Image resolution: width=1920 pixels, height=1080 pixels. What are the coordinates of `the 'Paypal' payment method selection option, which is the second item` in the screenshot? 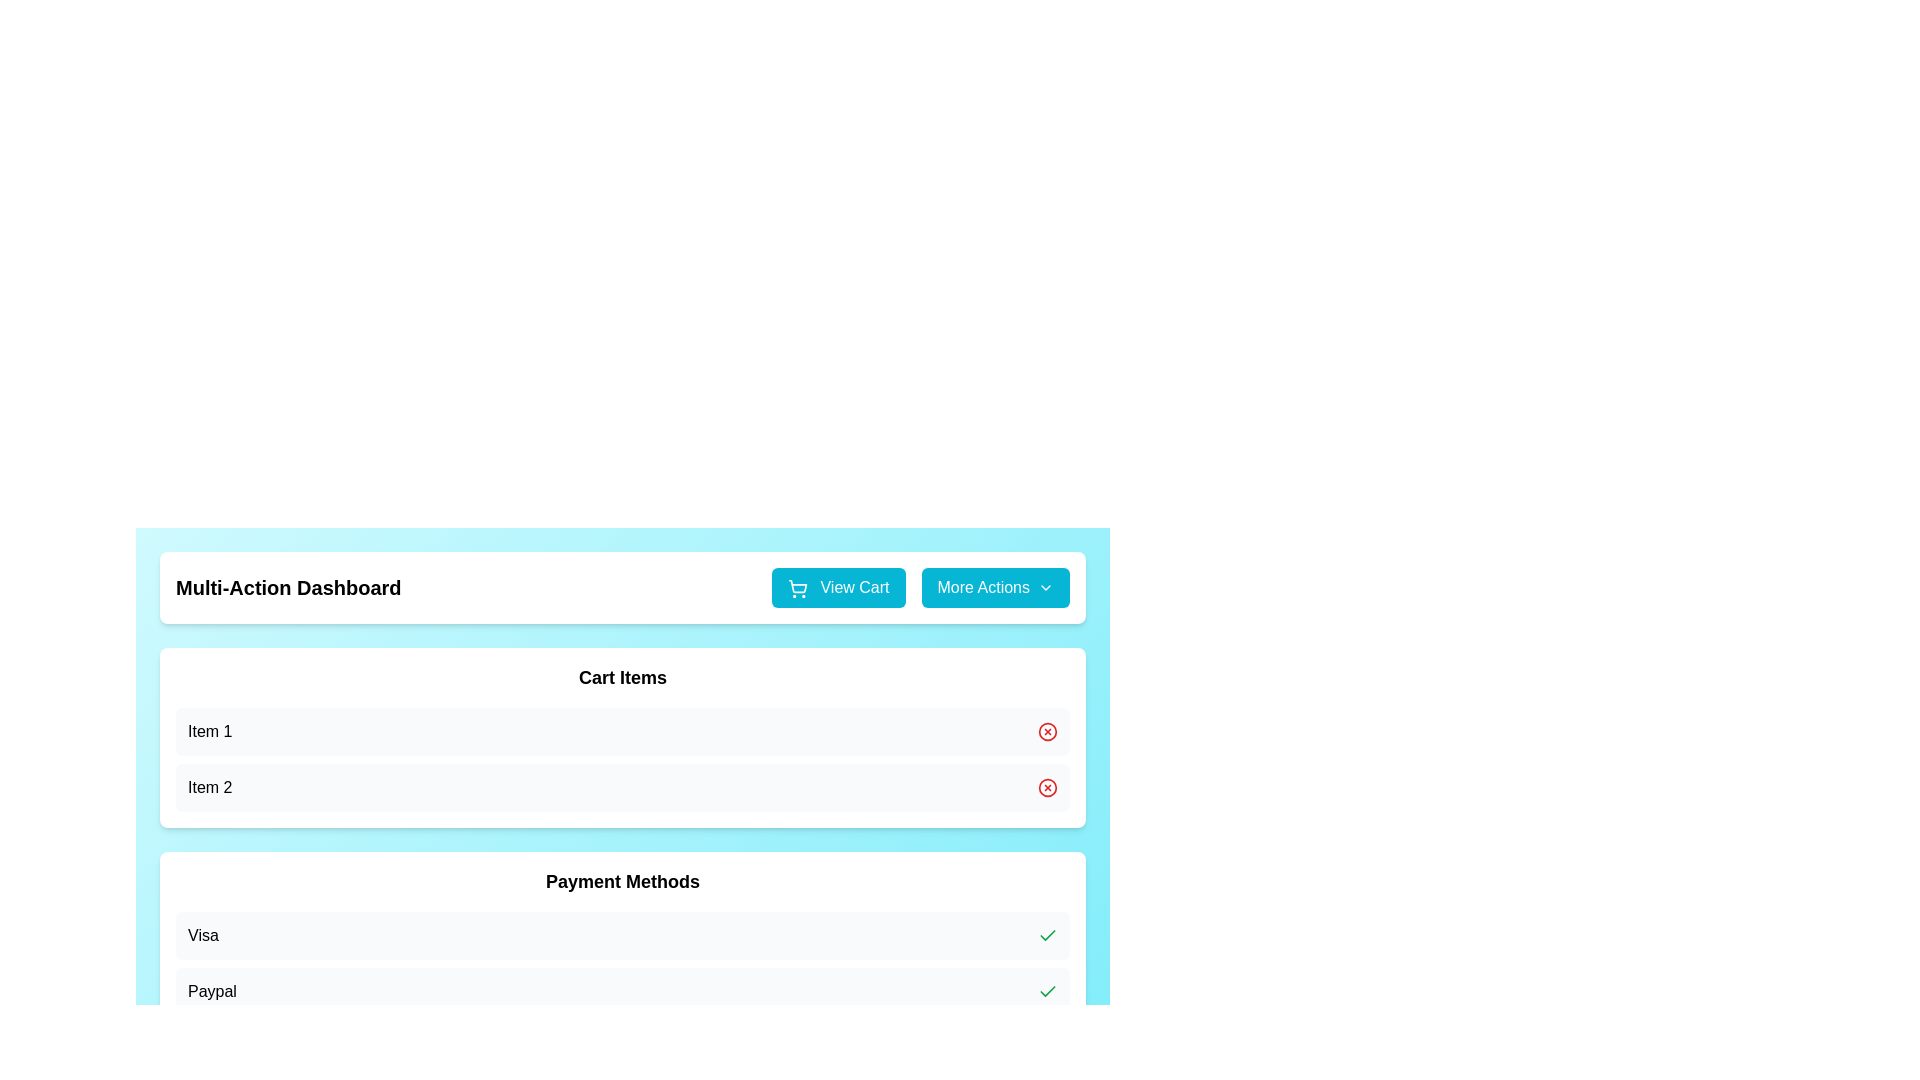 It's located at (622, 991).